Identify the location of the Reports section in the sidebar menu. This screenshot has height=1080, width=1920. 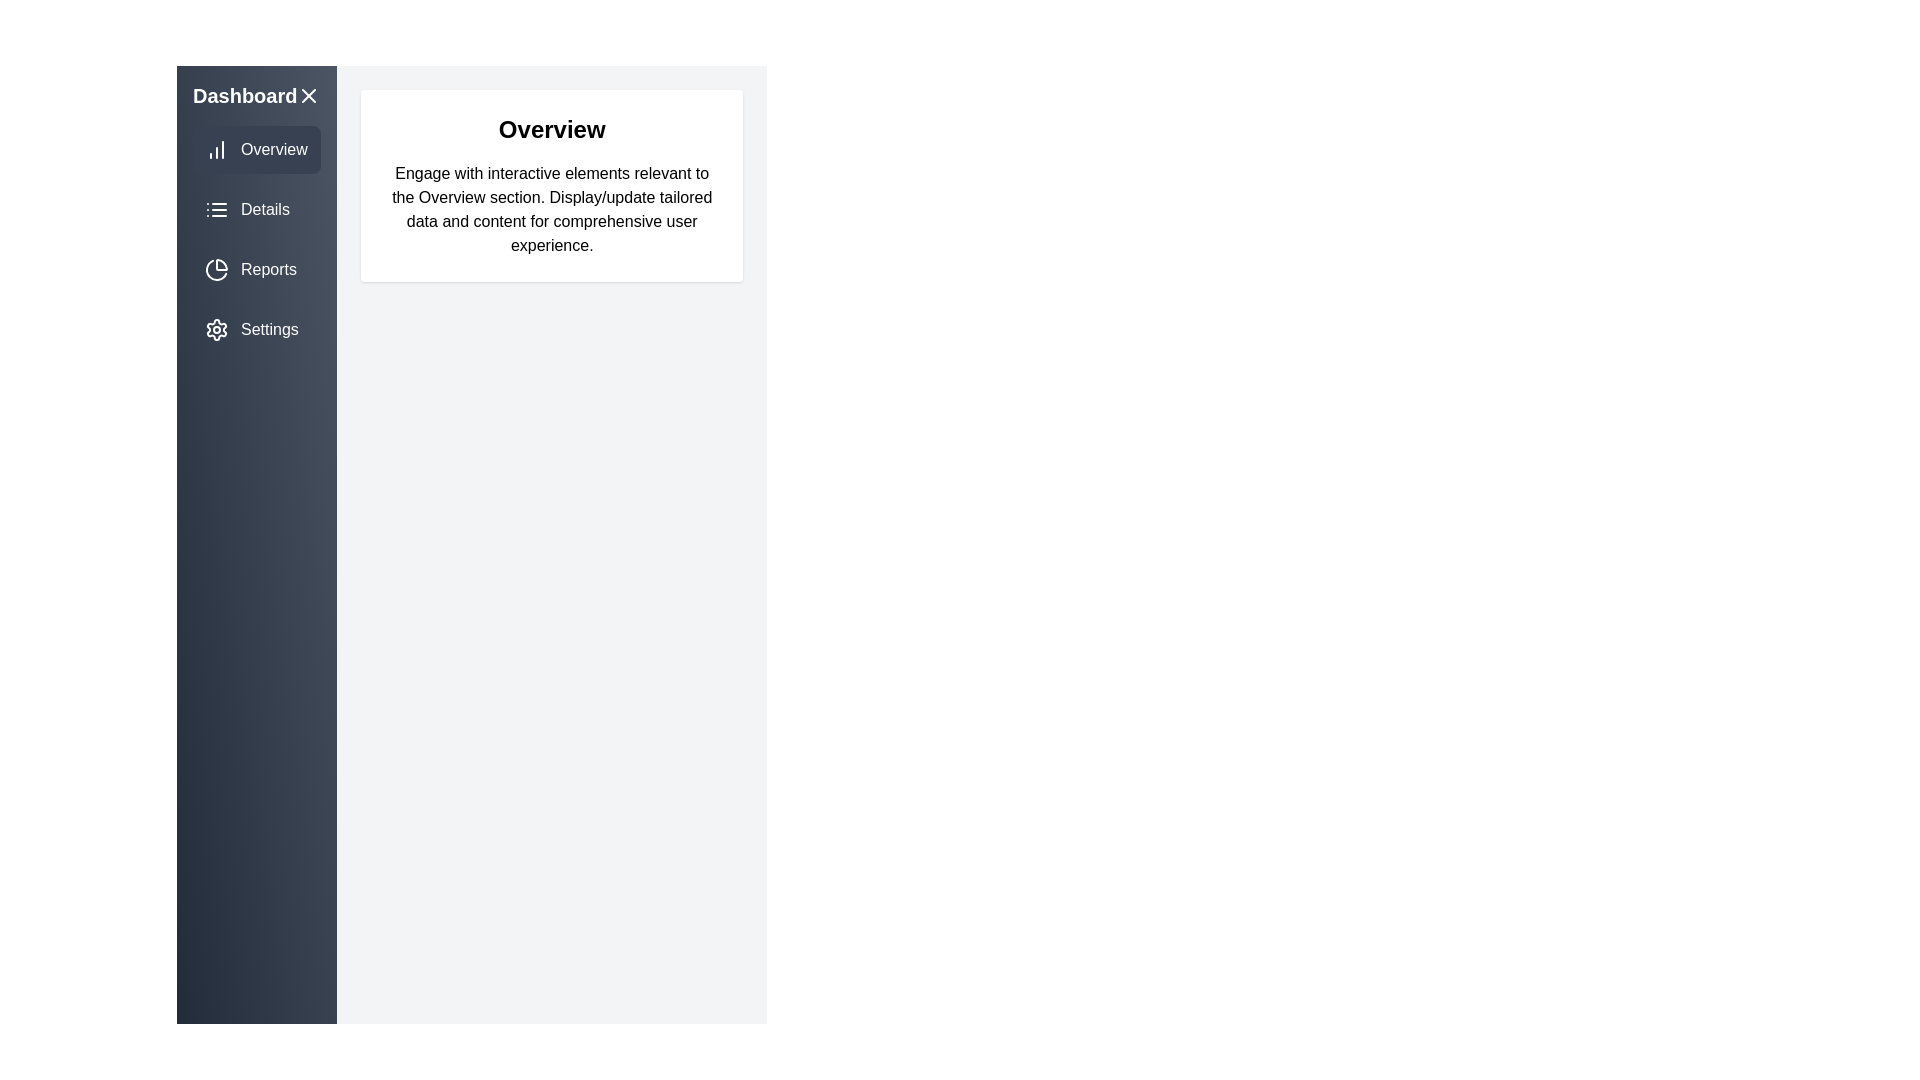
(256, 270).